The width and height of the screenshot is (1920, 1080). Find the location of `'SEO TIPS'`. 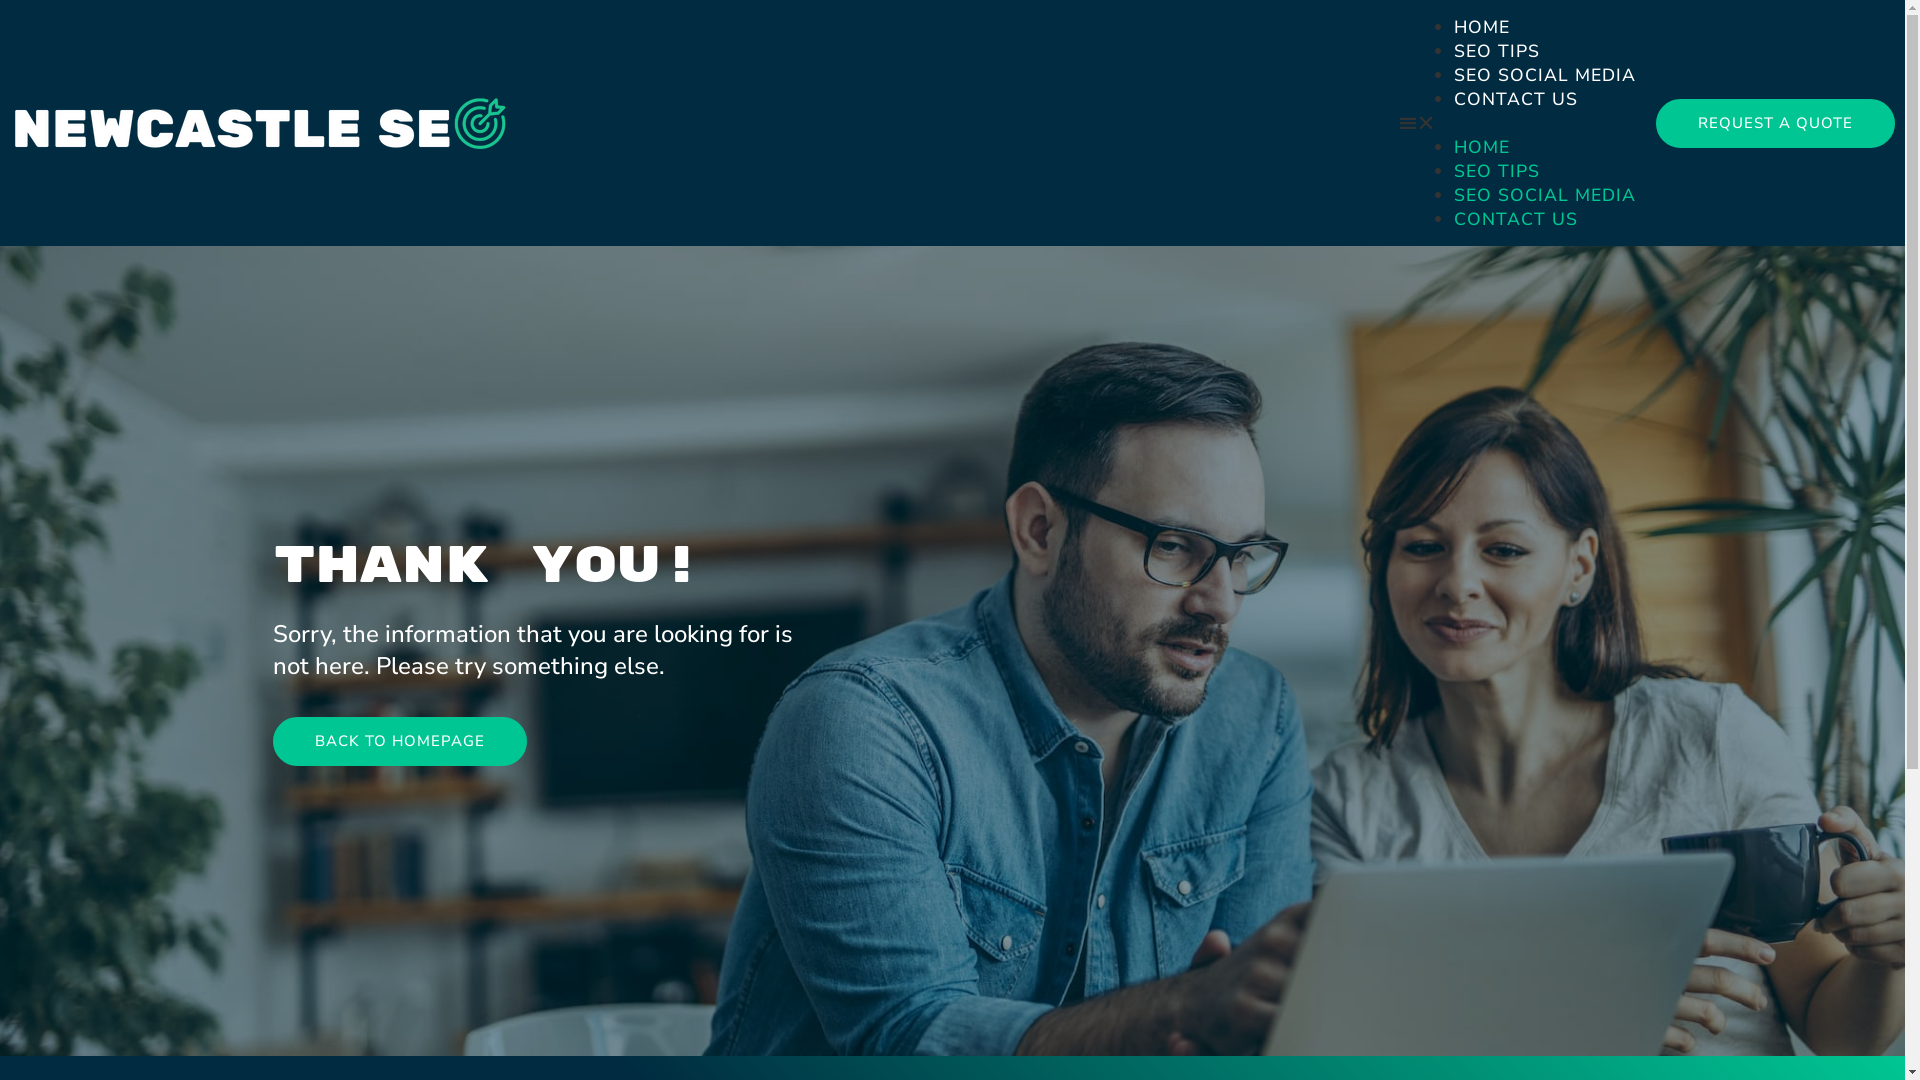

'SEO TIPS' is located at coordinates (1497, 169).